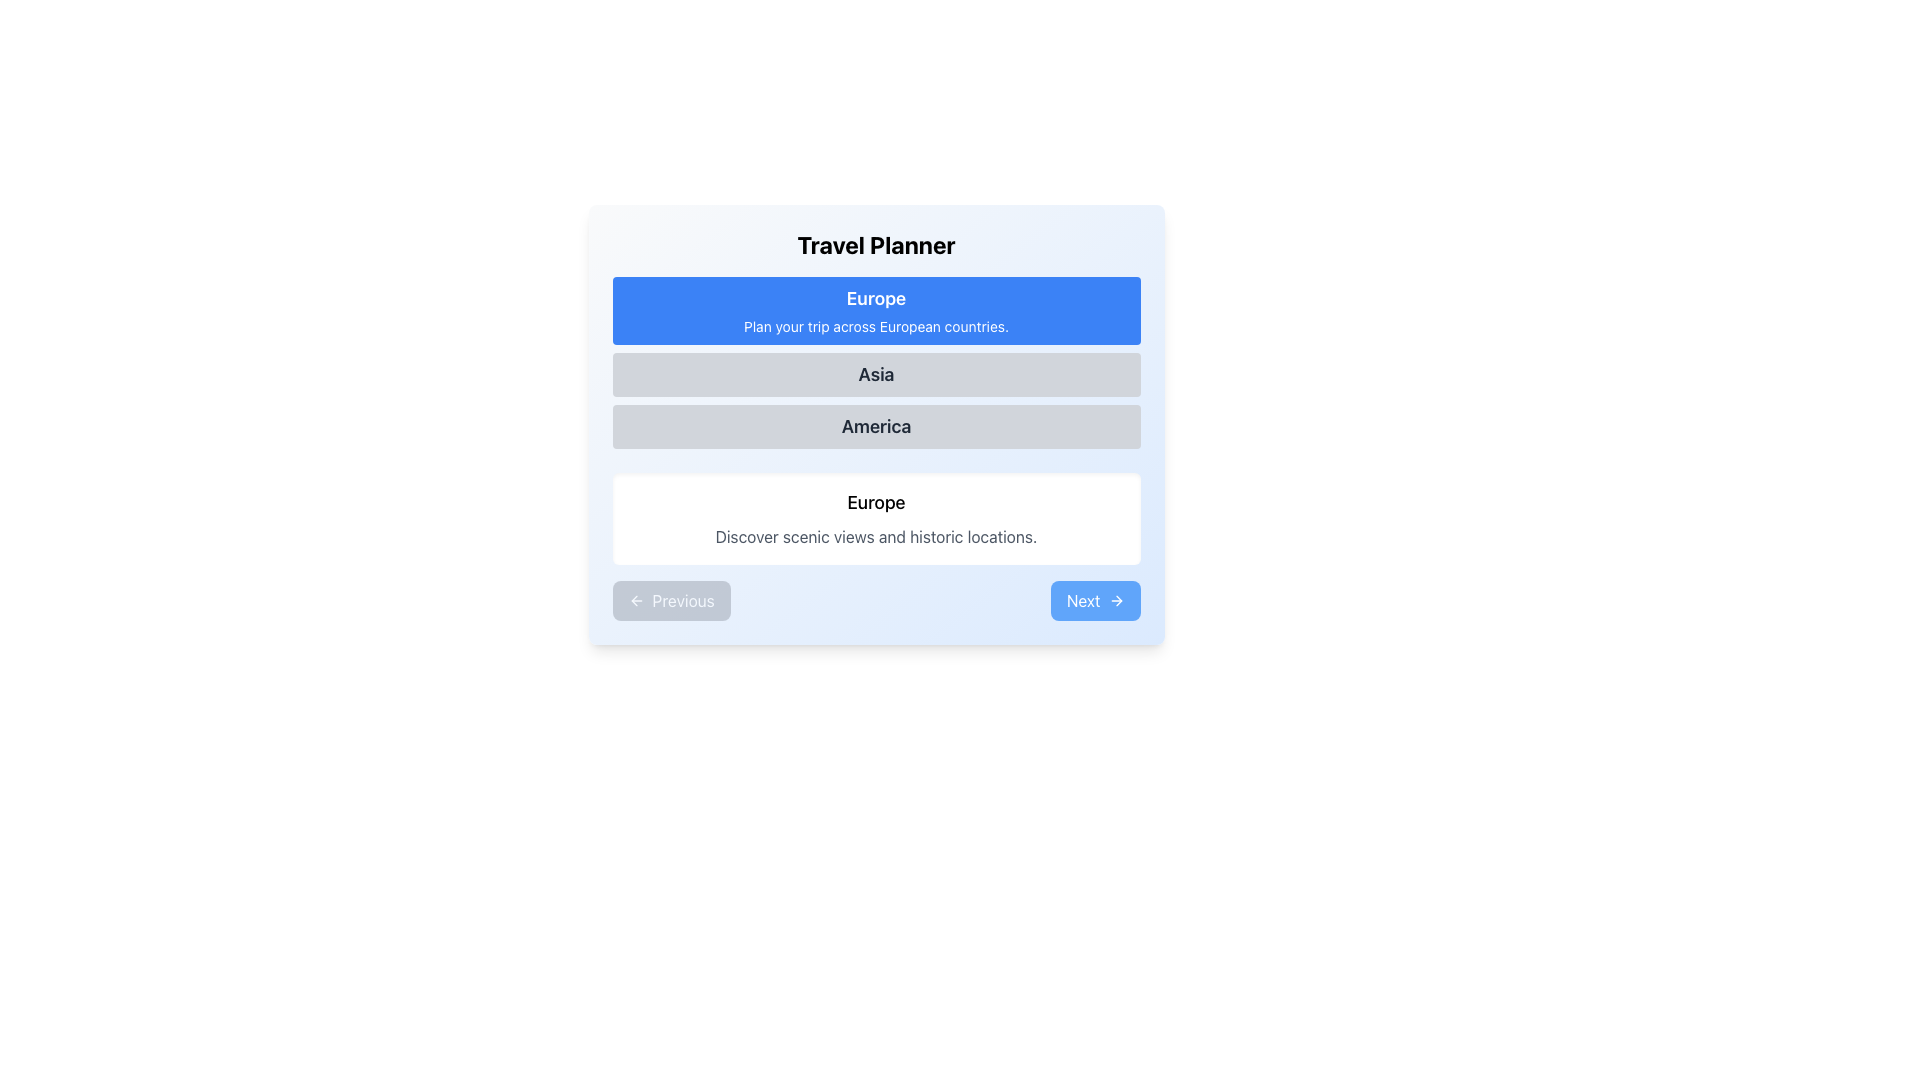 The image size is (1920, 1080). I want to click on the rectangular button with rounded corners, blue background, and white text labeled 'Next', so click(1094, 600).